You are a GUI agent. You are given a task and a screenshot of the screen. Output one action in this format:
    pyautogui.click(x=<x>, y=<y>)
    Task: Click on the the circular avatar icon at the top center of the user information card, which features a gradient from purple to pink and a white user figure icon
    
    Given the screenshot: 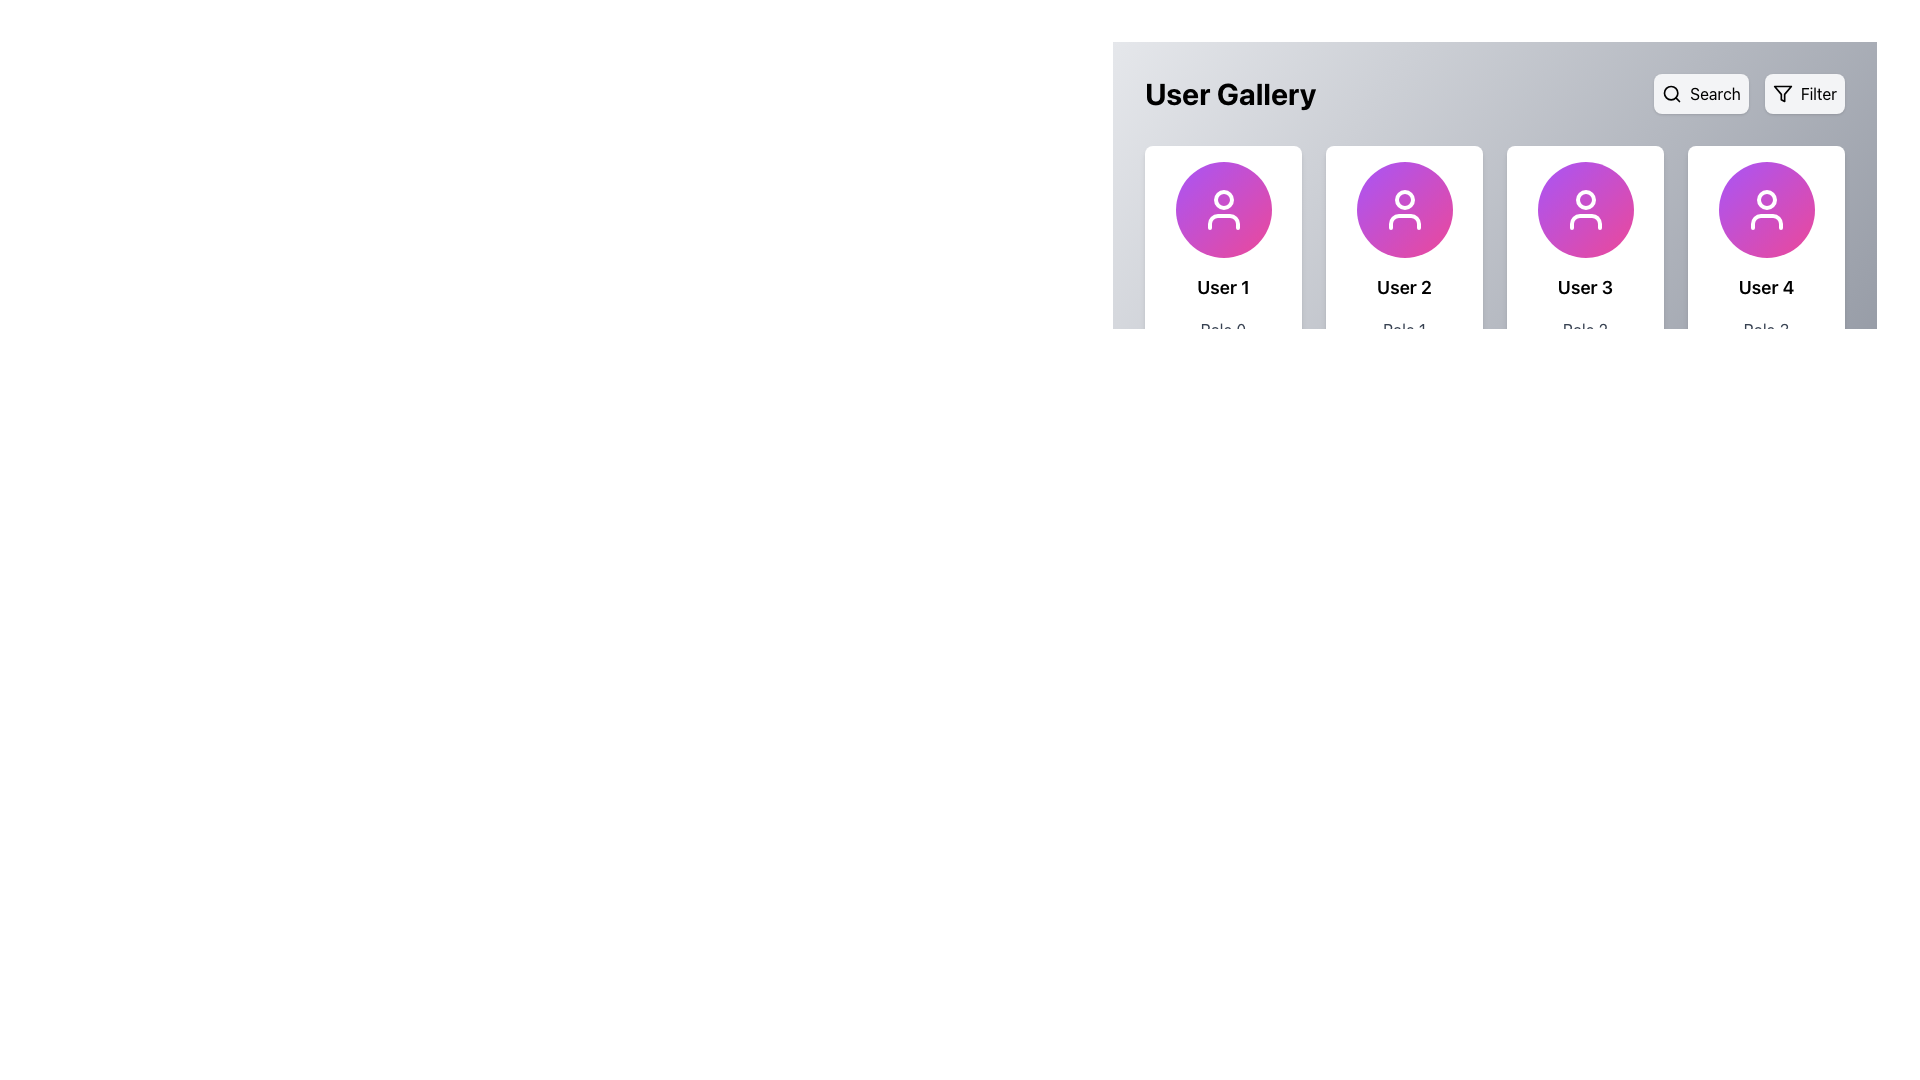 What is the action you would take?
    pyautogui.click(x=1584, y=209)
    